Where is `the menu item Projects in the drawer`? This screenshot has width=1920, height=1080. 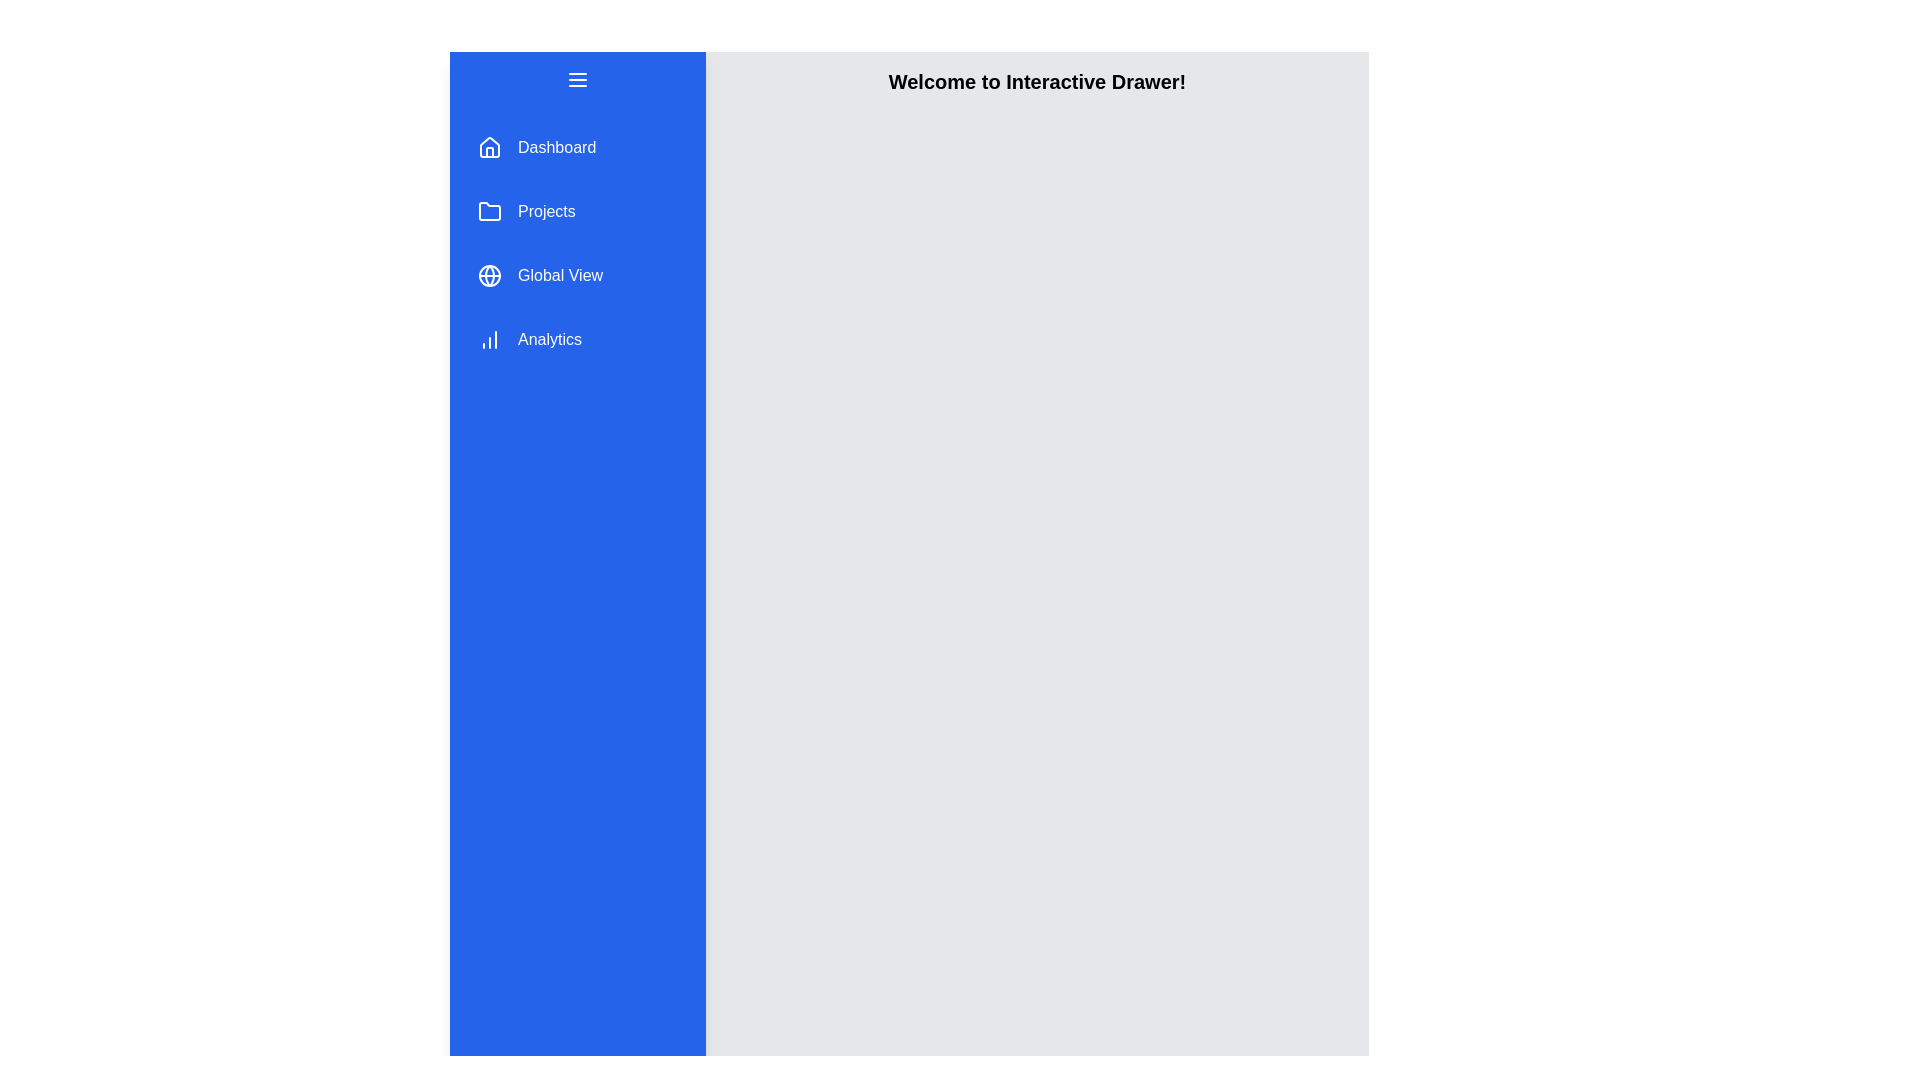
the menu item Projects in the drawer is located at coordinates (576, 212).